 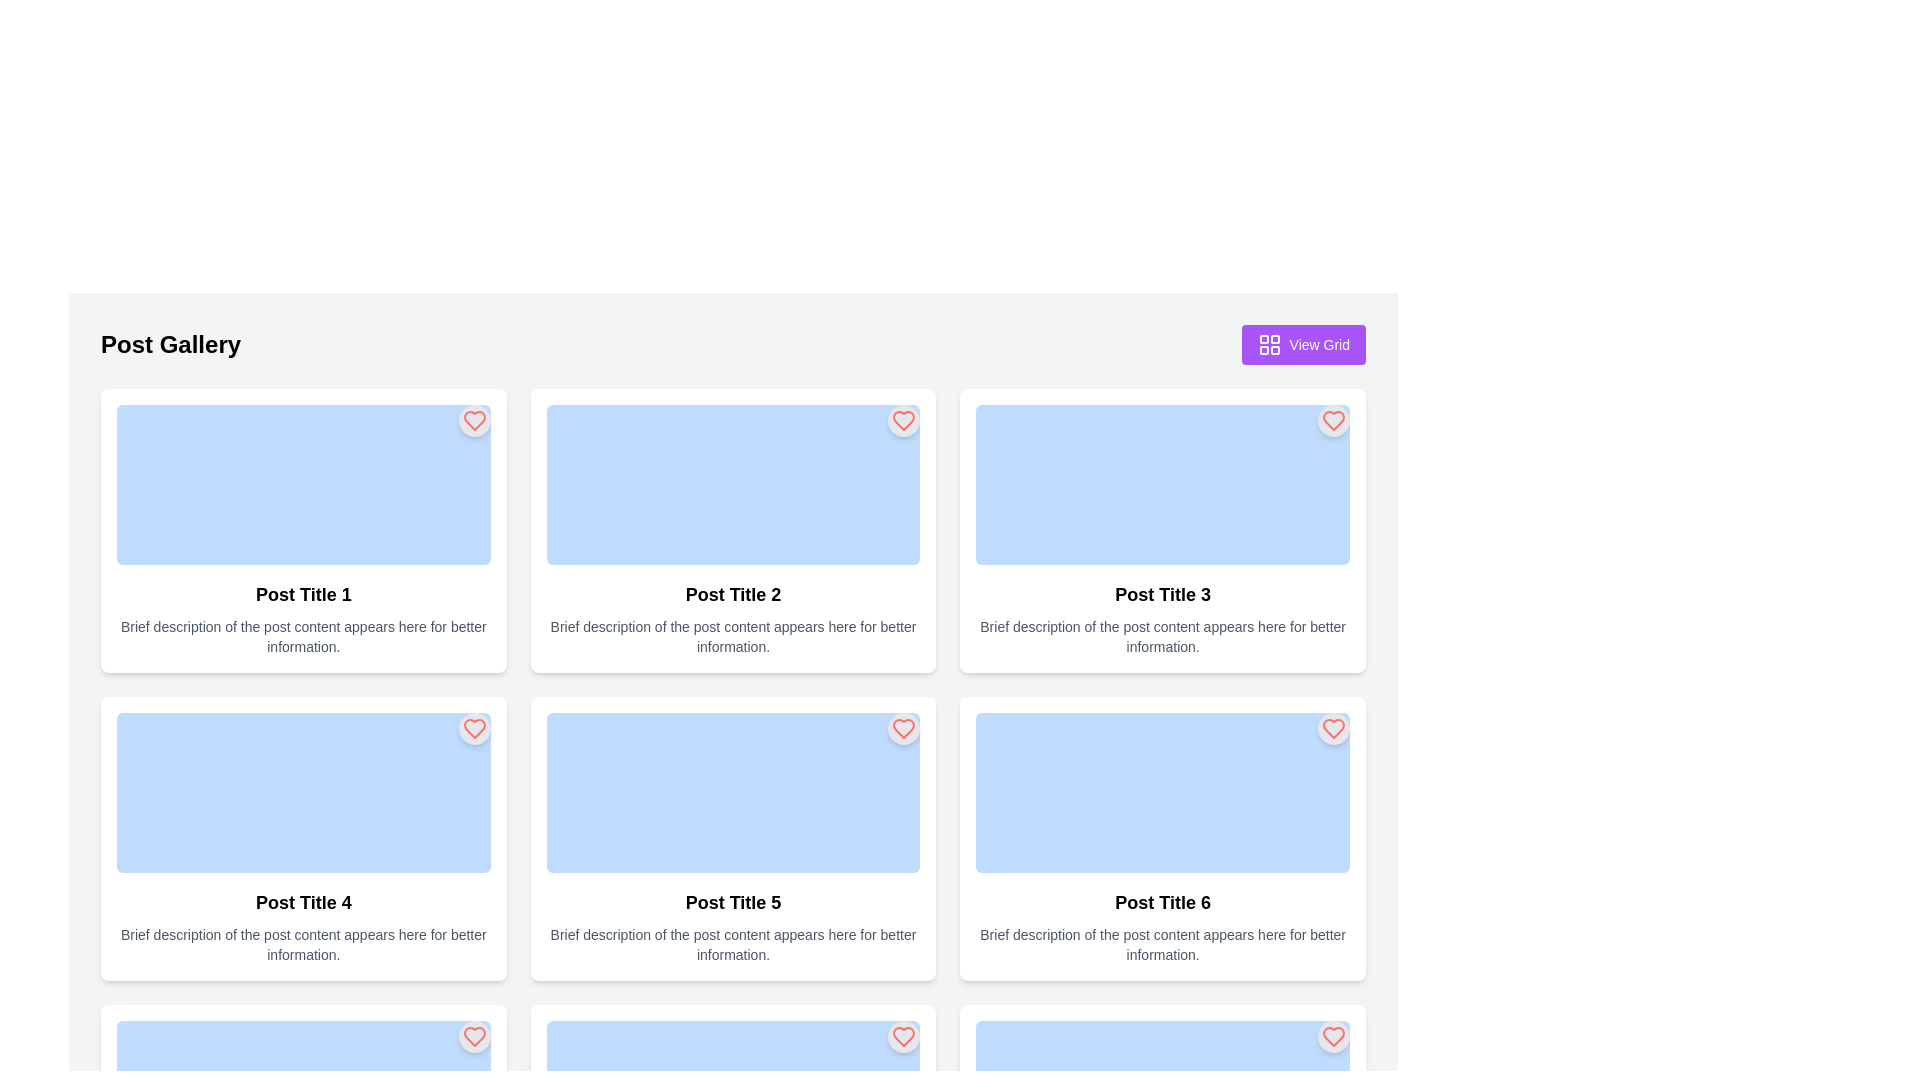 I want to click on the red heart icon outlined with a white background located in the top-right corner of the card for 'Post Title 4', so click(x=473, y=1036).